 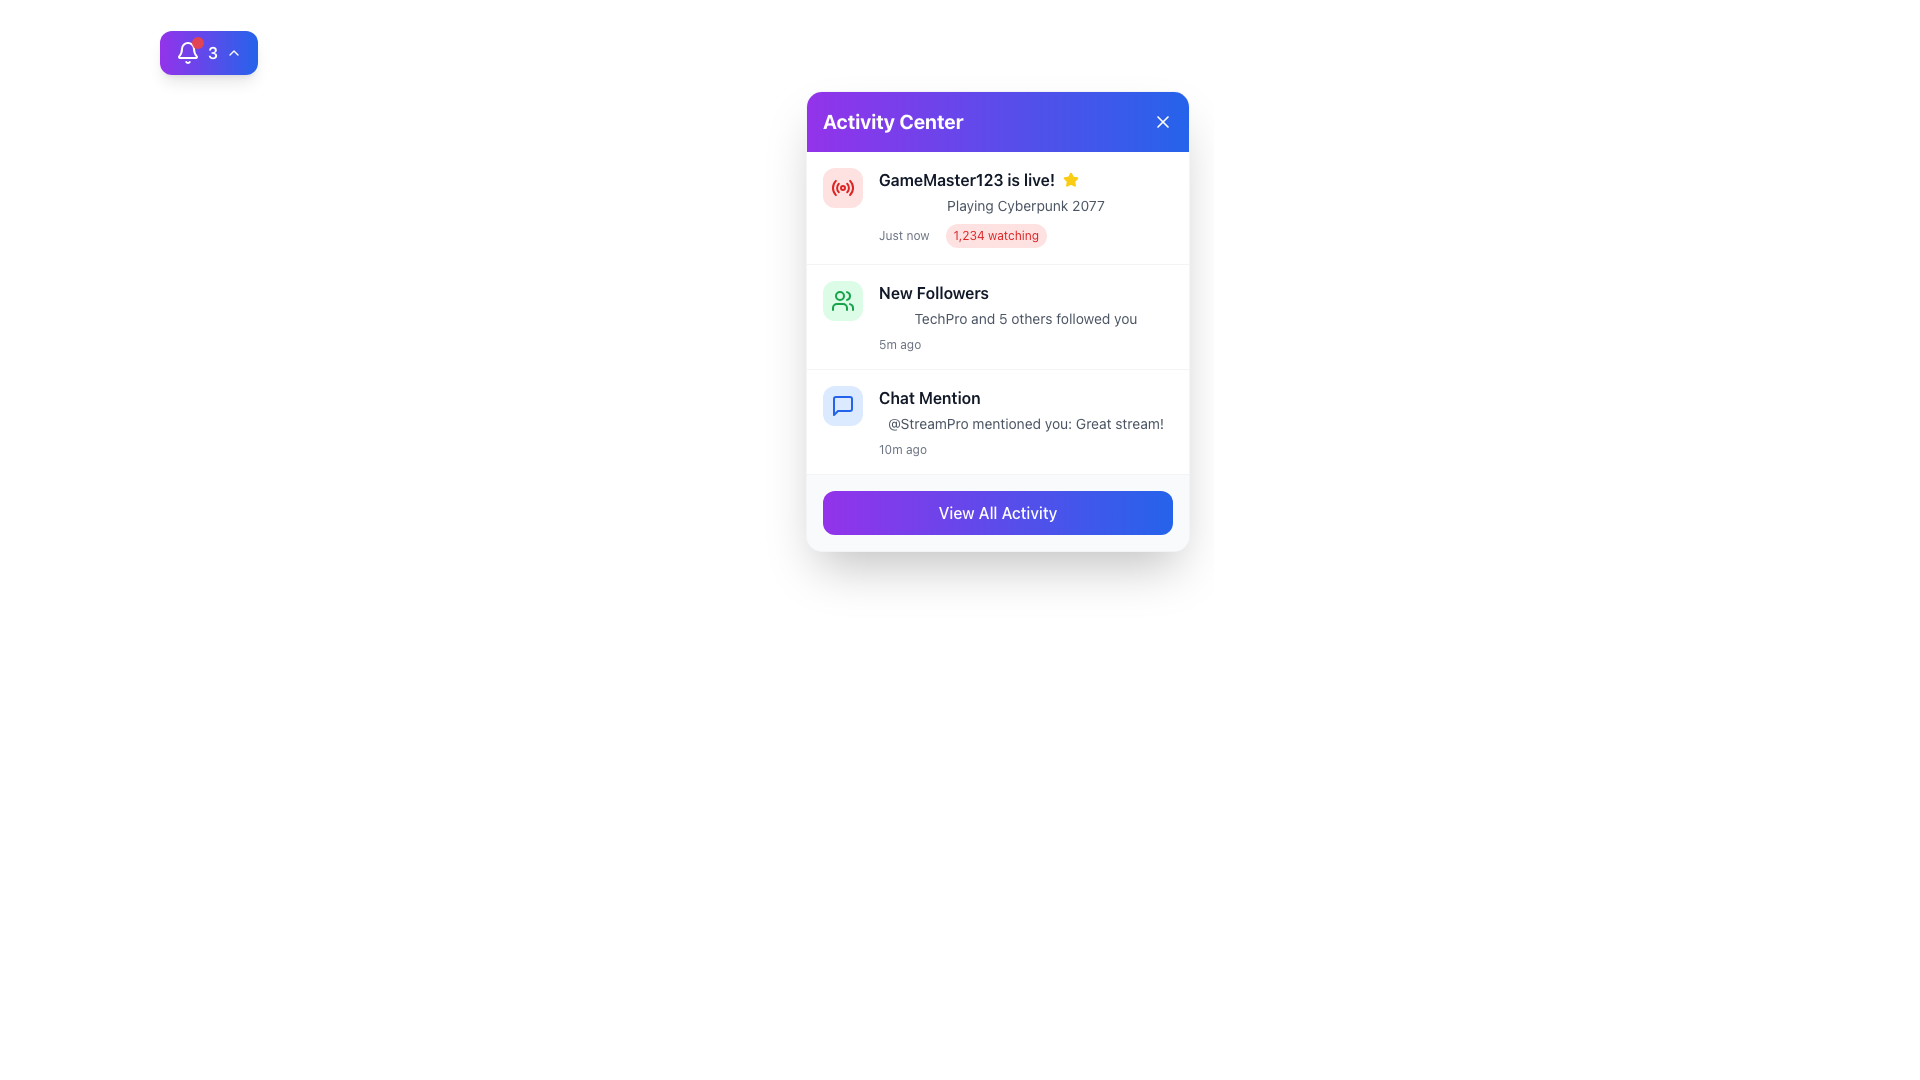 I want to click on the text label that states 'TechPro and 5 others followed you', which is styled in light gray and located in the 'New Followers' section of the 'Activity Center' dialog, so click(x=1026, y=318).